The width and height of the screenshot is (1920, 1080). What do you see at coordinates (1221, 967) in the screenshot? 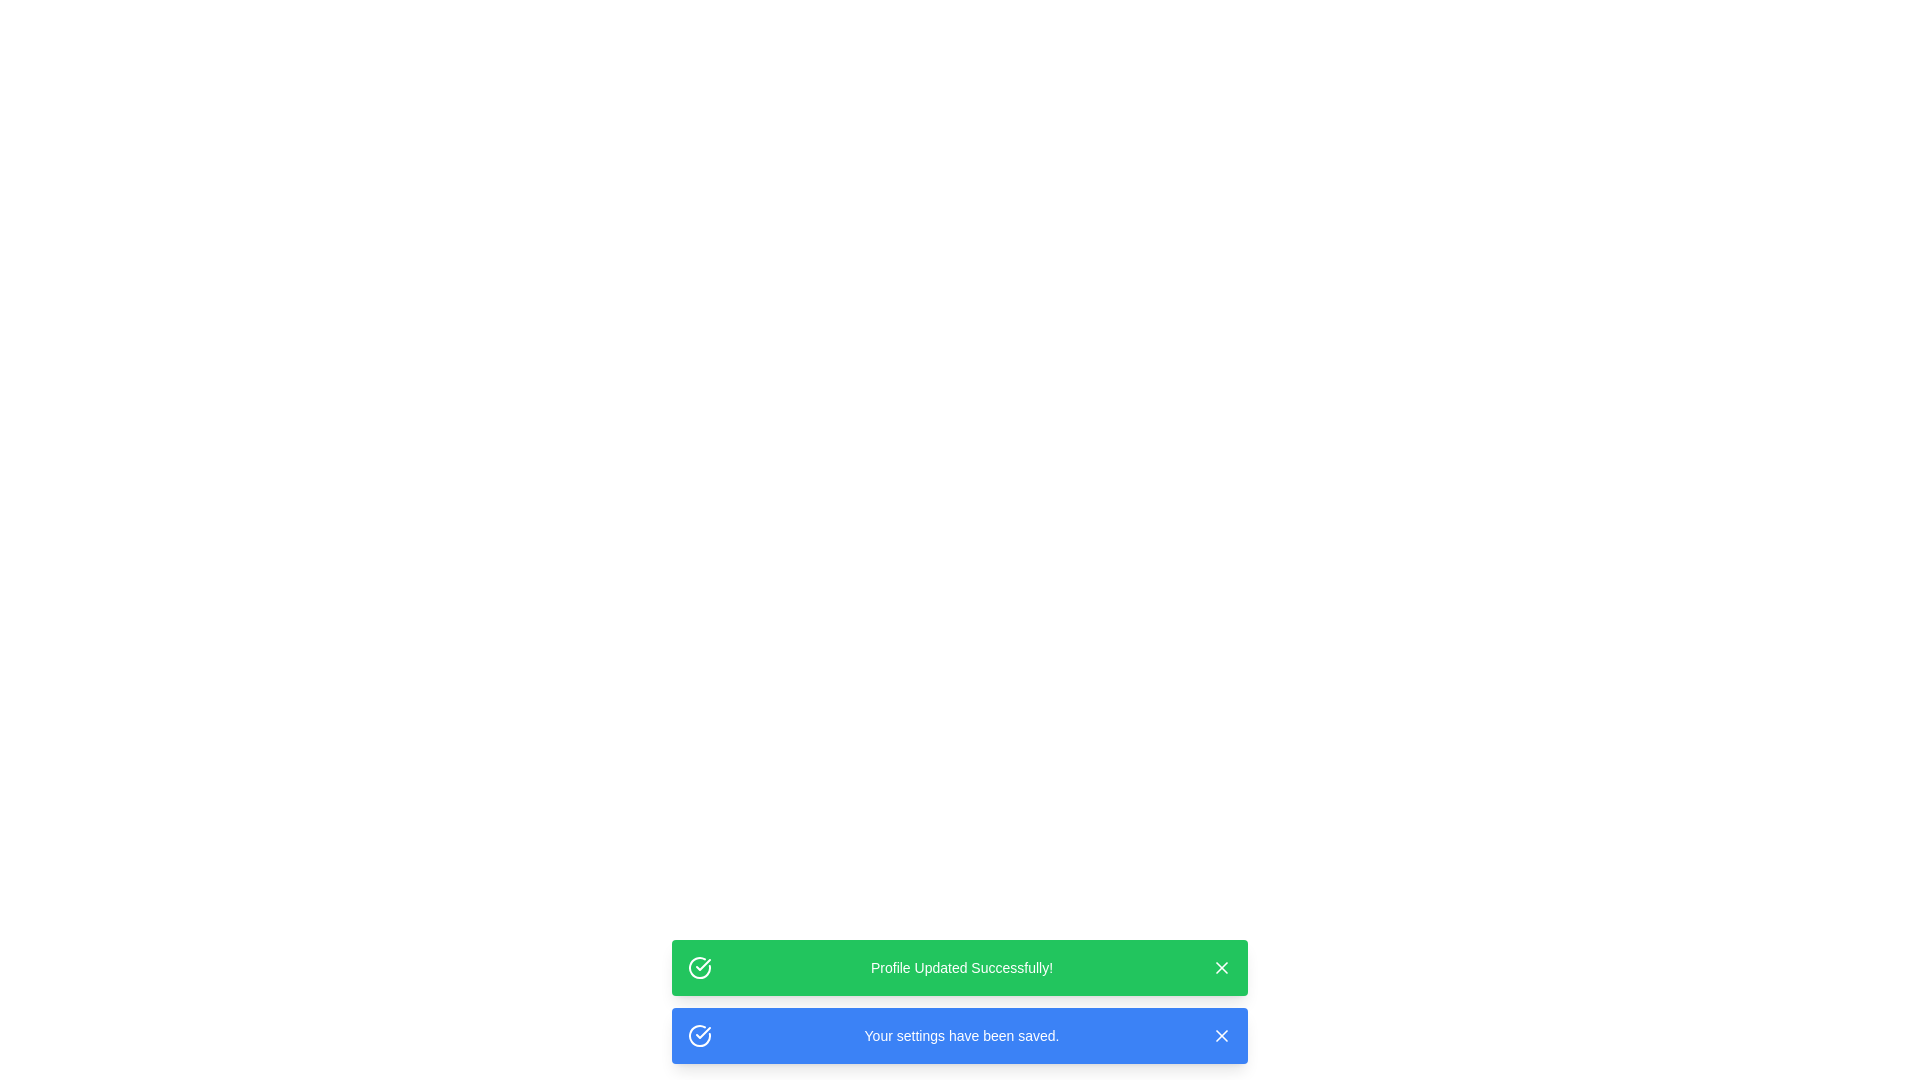
I see `the close icon on the far right side of the green notification bar labeled 'Profile Updated Successfully!'` at bounding box center [1221, 967].